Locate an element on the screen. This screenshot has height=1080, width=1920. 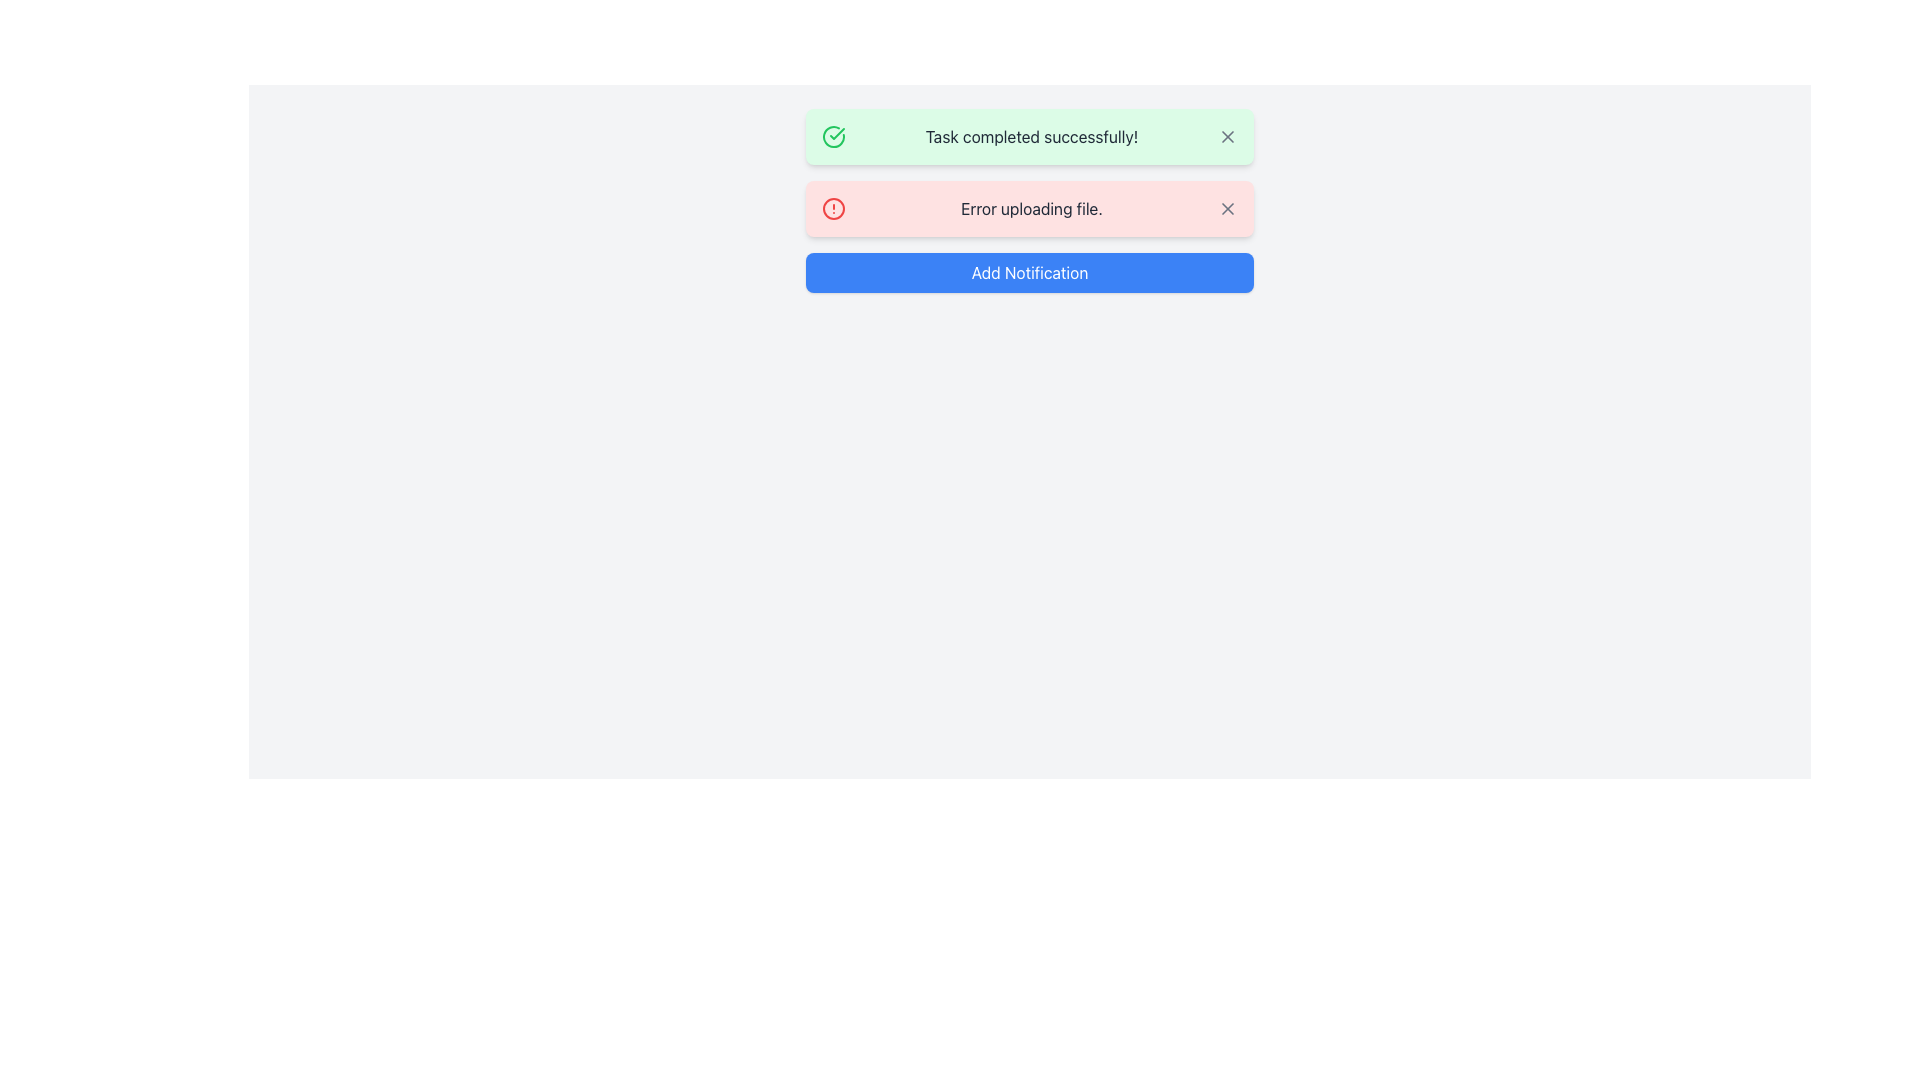
the second notification panel that displays an error message for a failed file upload is located at coordinates (1030, 200).